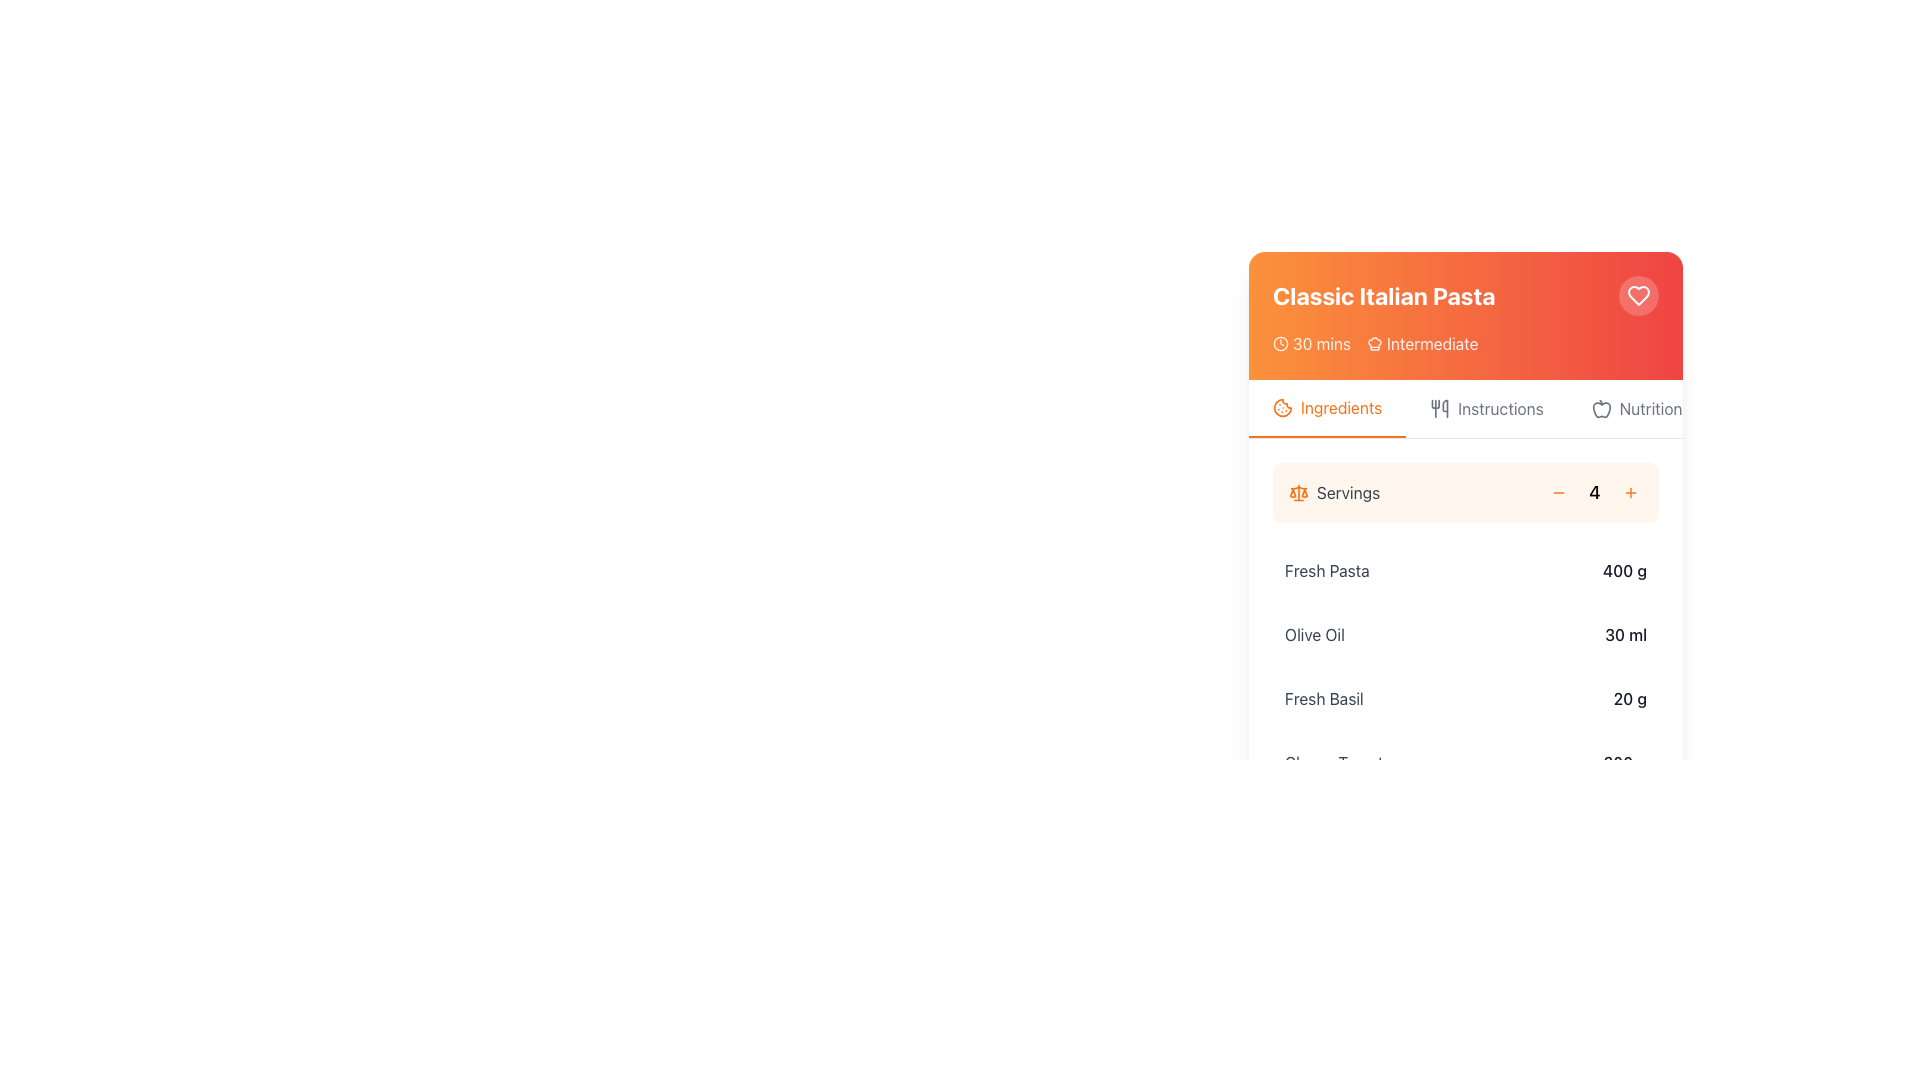 This screenshot has height=1080, width=1920. What do you see at coordinates (1374, 342) in the screenshot?
I see `the decorative chef's hat icon located at the top-right corner of the recipe card for 'Classic Italian Pasta', which is adjacent to the title and a heart-shaped icon` at bounding box center [1374, 342].